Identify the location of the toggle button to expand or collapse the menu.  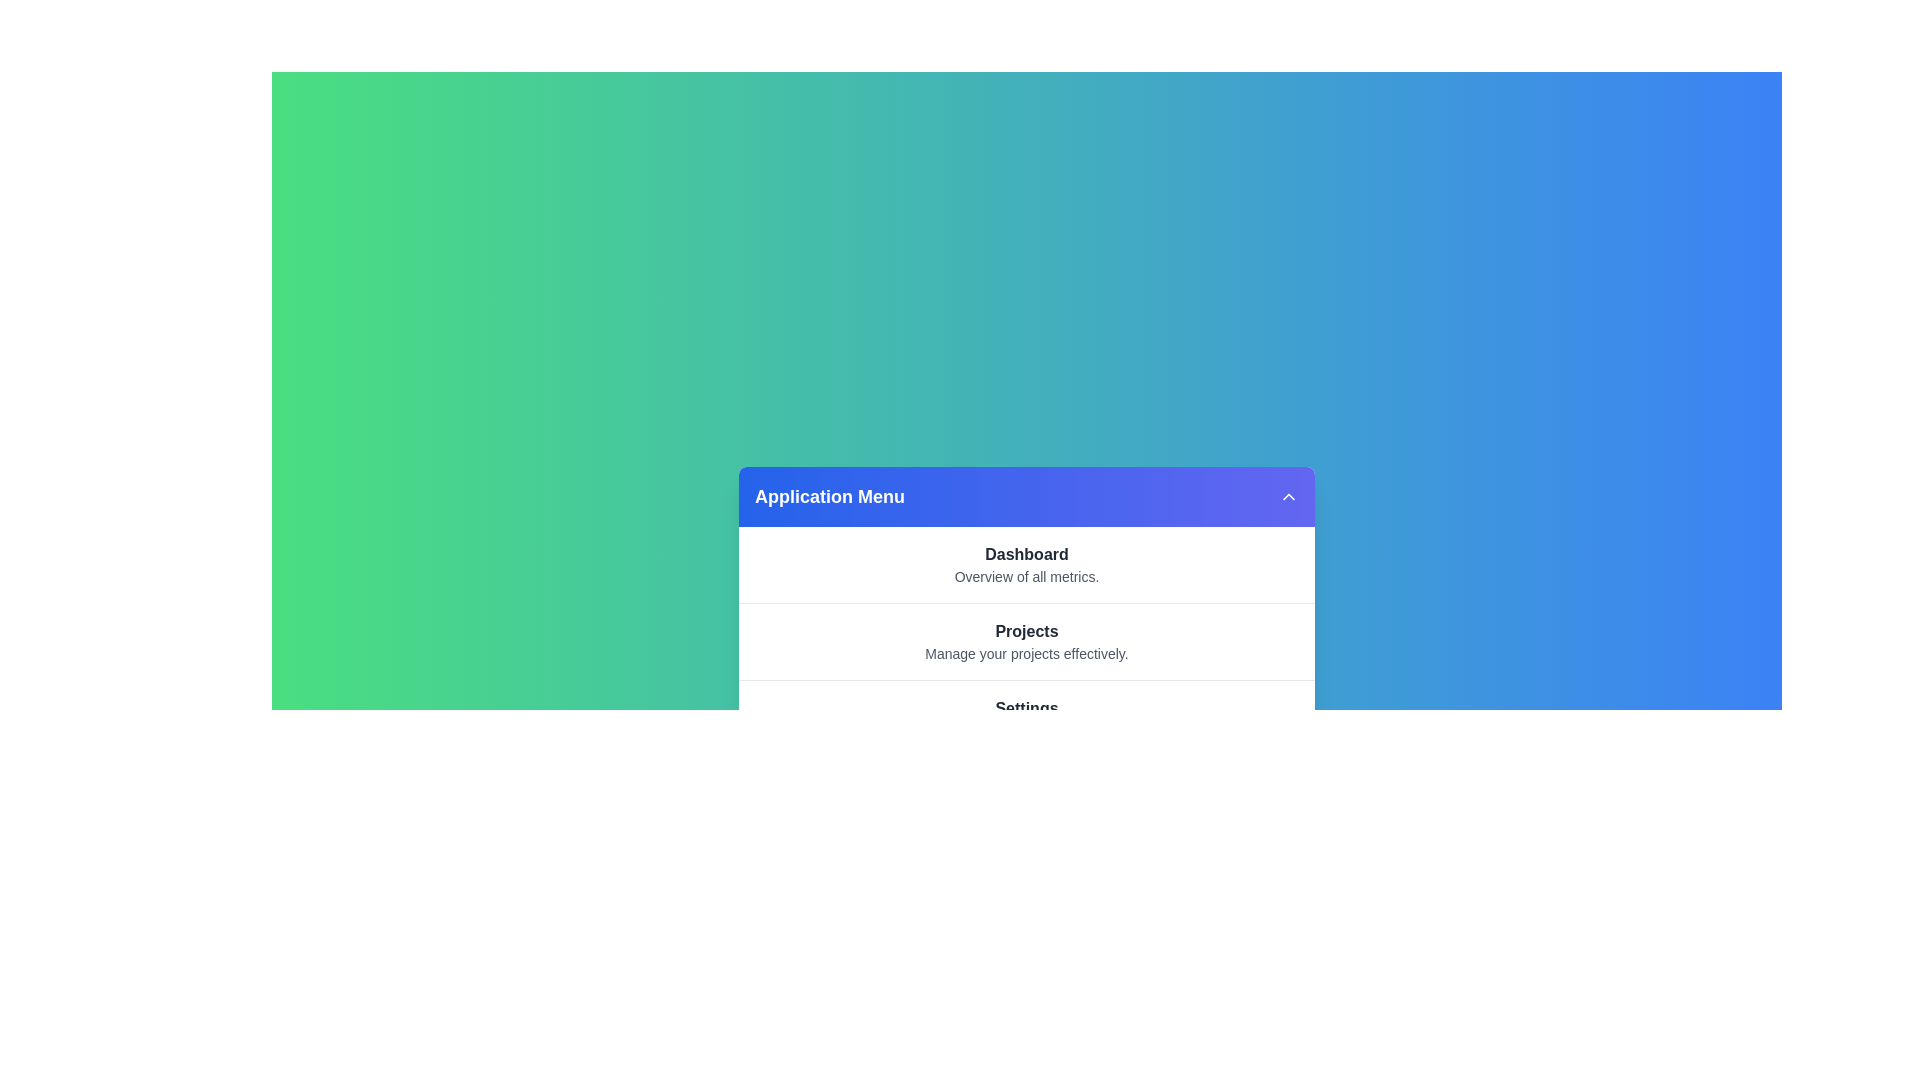
(1289, 496).